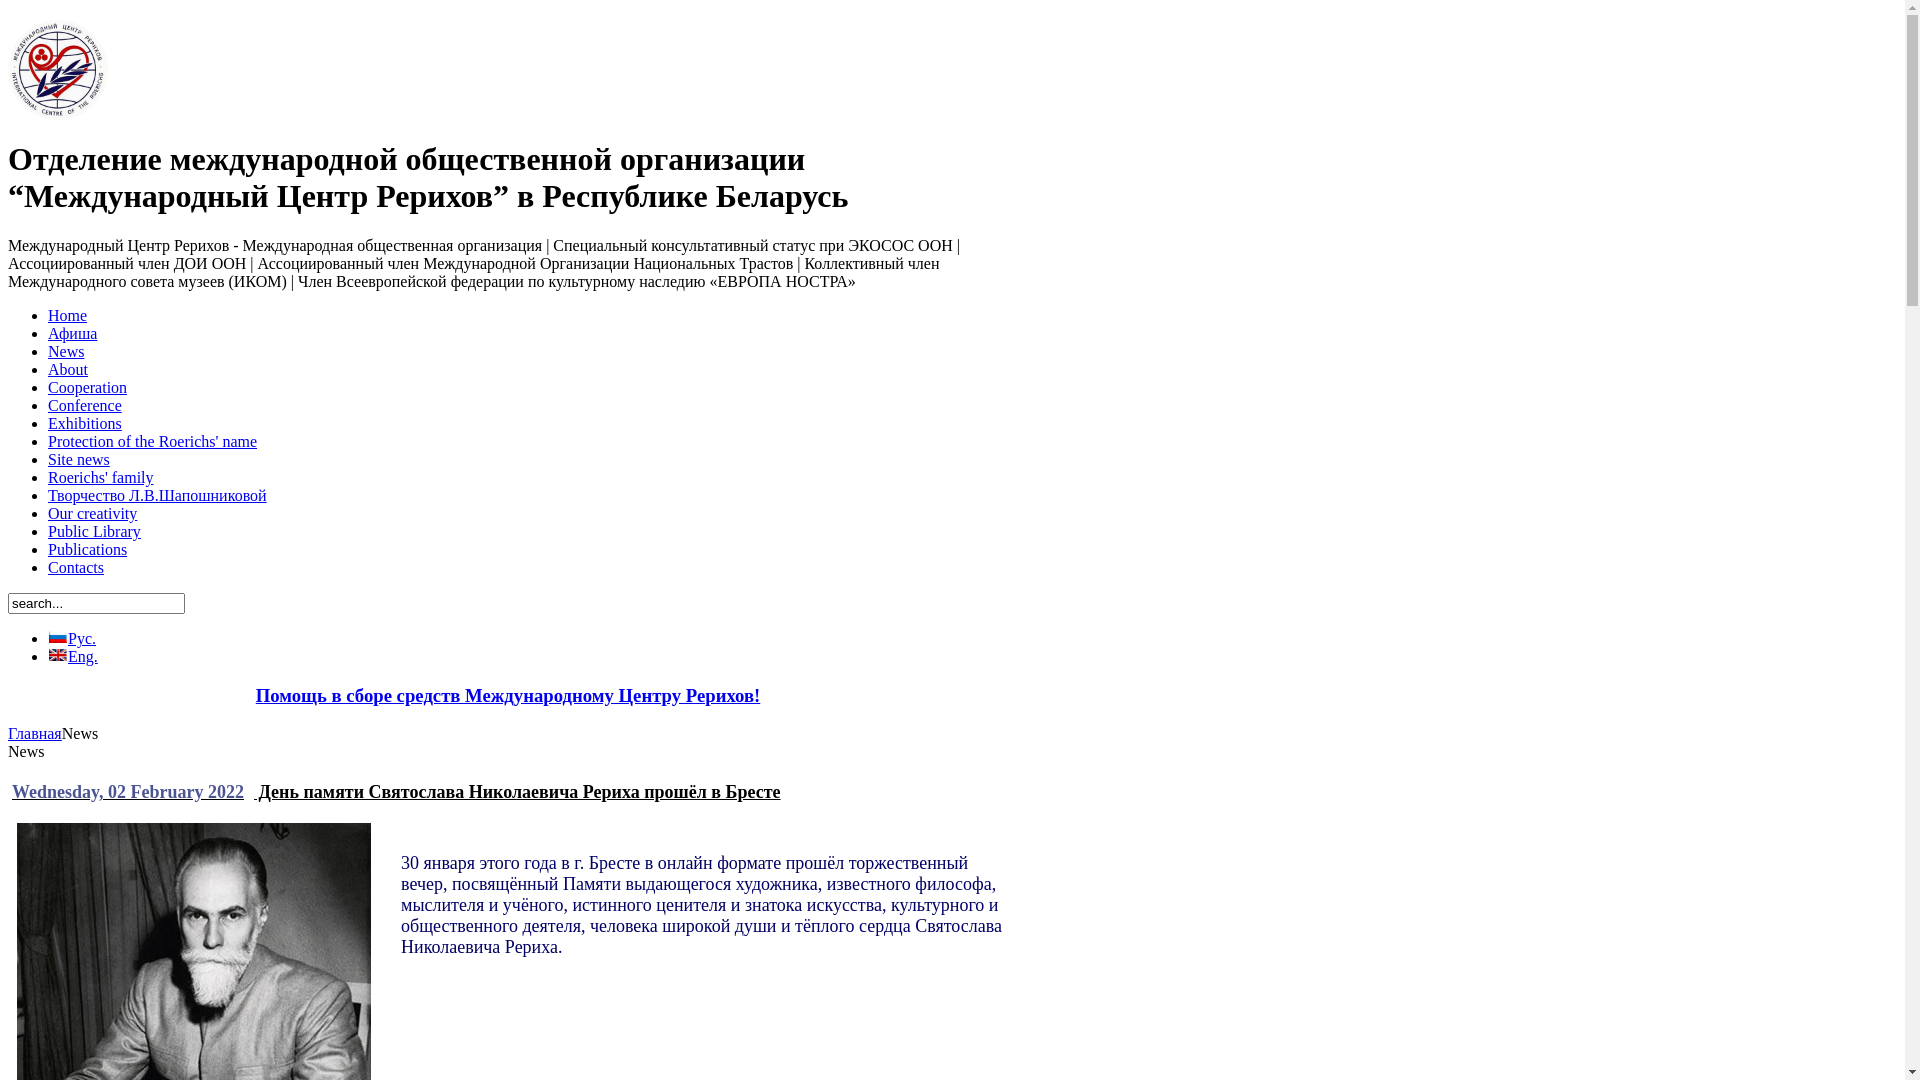  Describe the element at coordinates (66, 350) in the screenshot. I see `'News'` at that location.